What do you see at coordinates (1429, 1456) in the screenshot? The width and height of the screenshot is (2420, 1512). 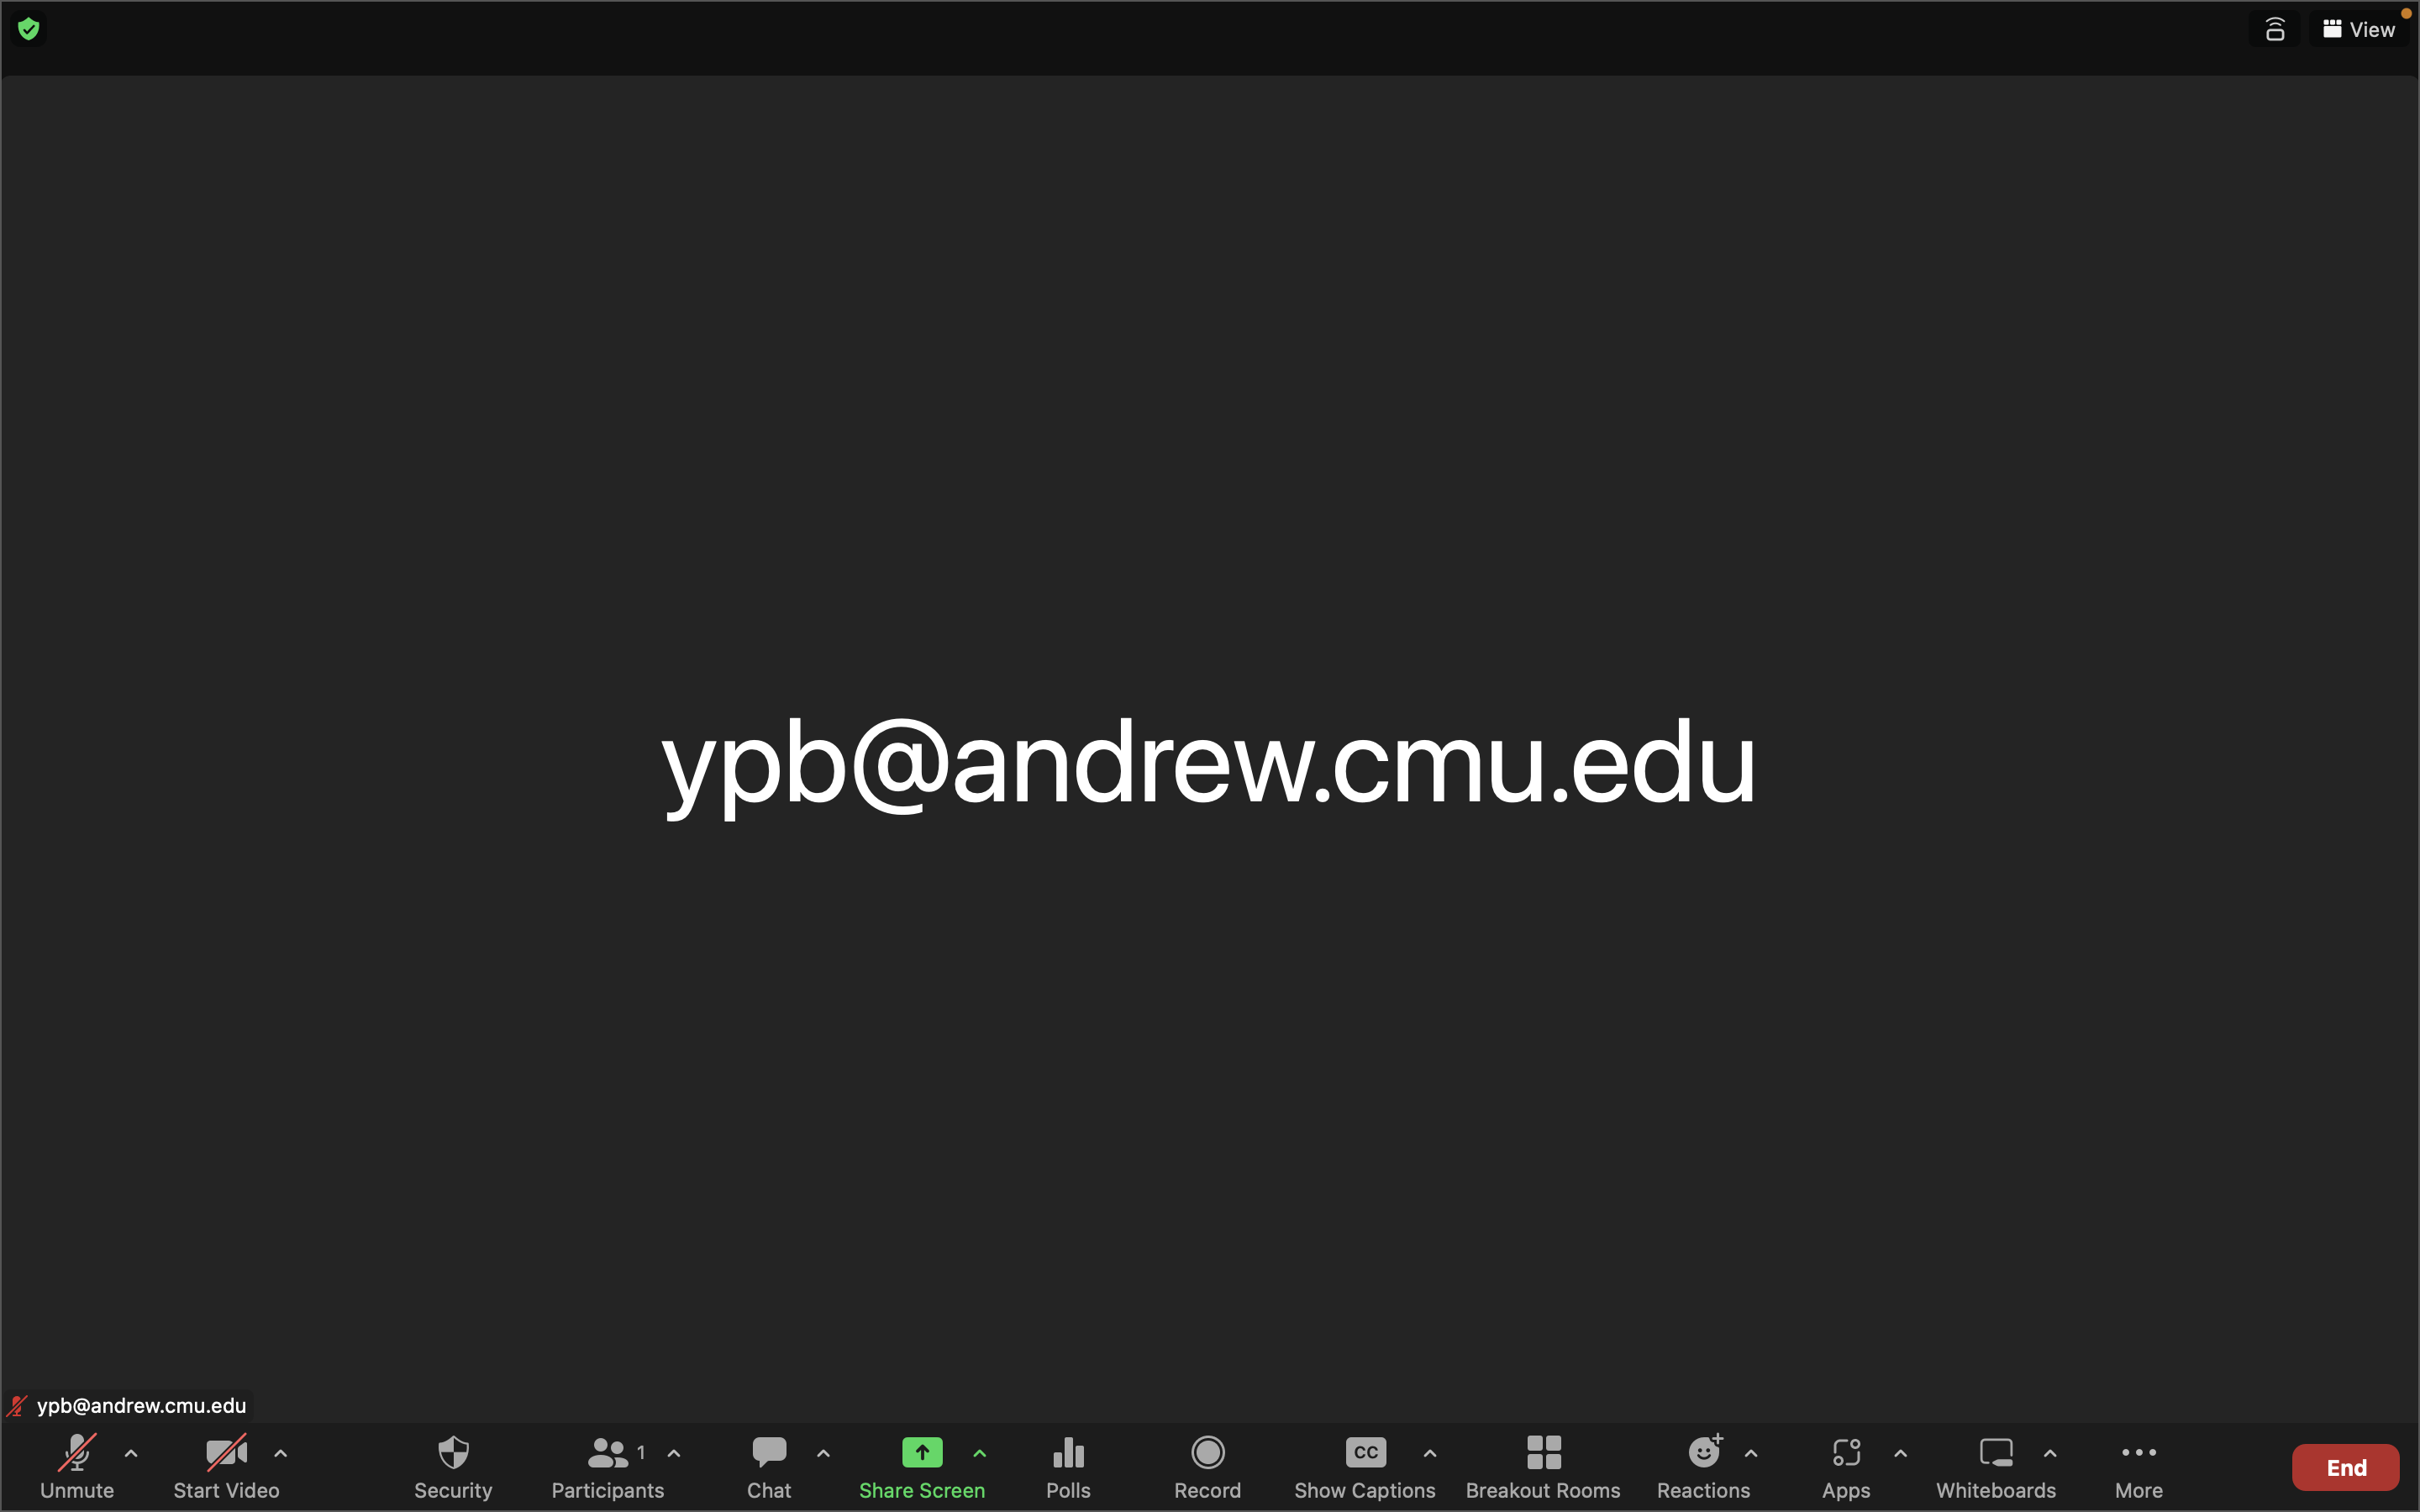 I see `the captions settings` at bounding box center [1429, 1456].